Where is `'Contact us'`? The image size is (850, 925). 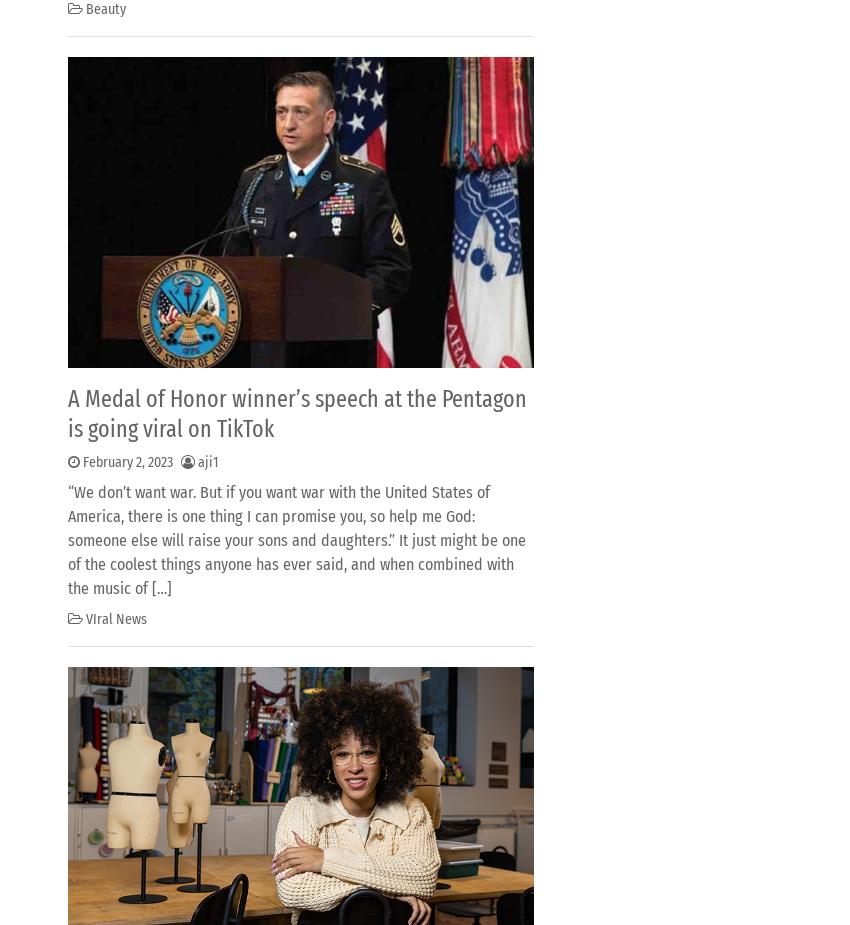
'Contact us' is located at coordinates (119, 63).